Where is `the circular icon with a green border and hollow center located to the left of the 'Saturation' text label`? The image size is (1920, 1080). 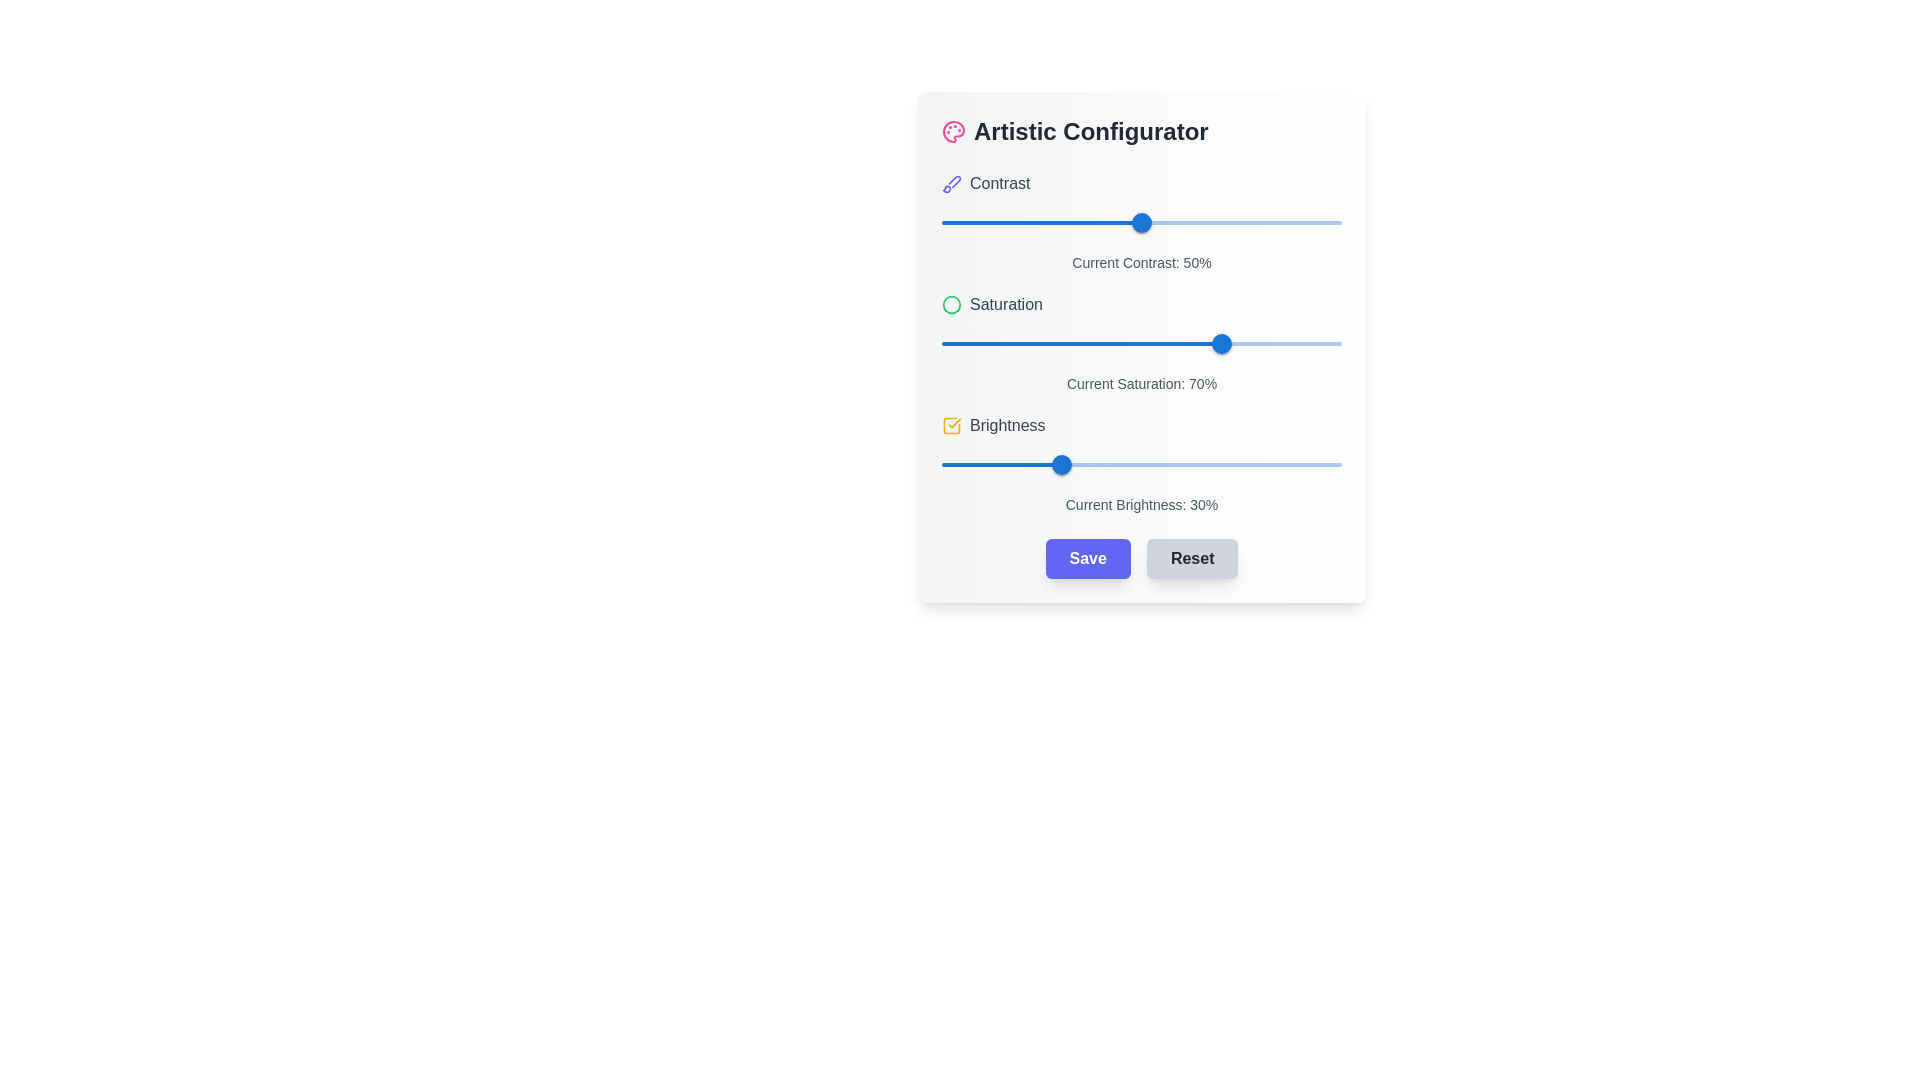 the circular icon with a green border and hollow center located to the left of the 'Saturation' text label is located at coordinates (950, 304).